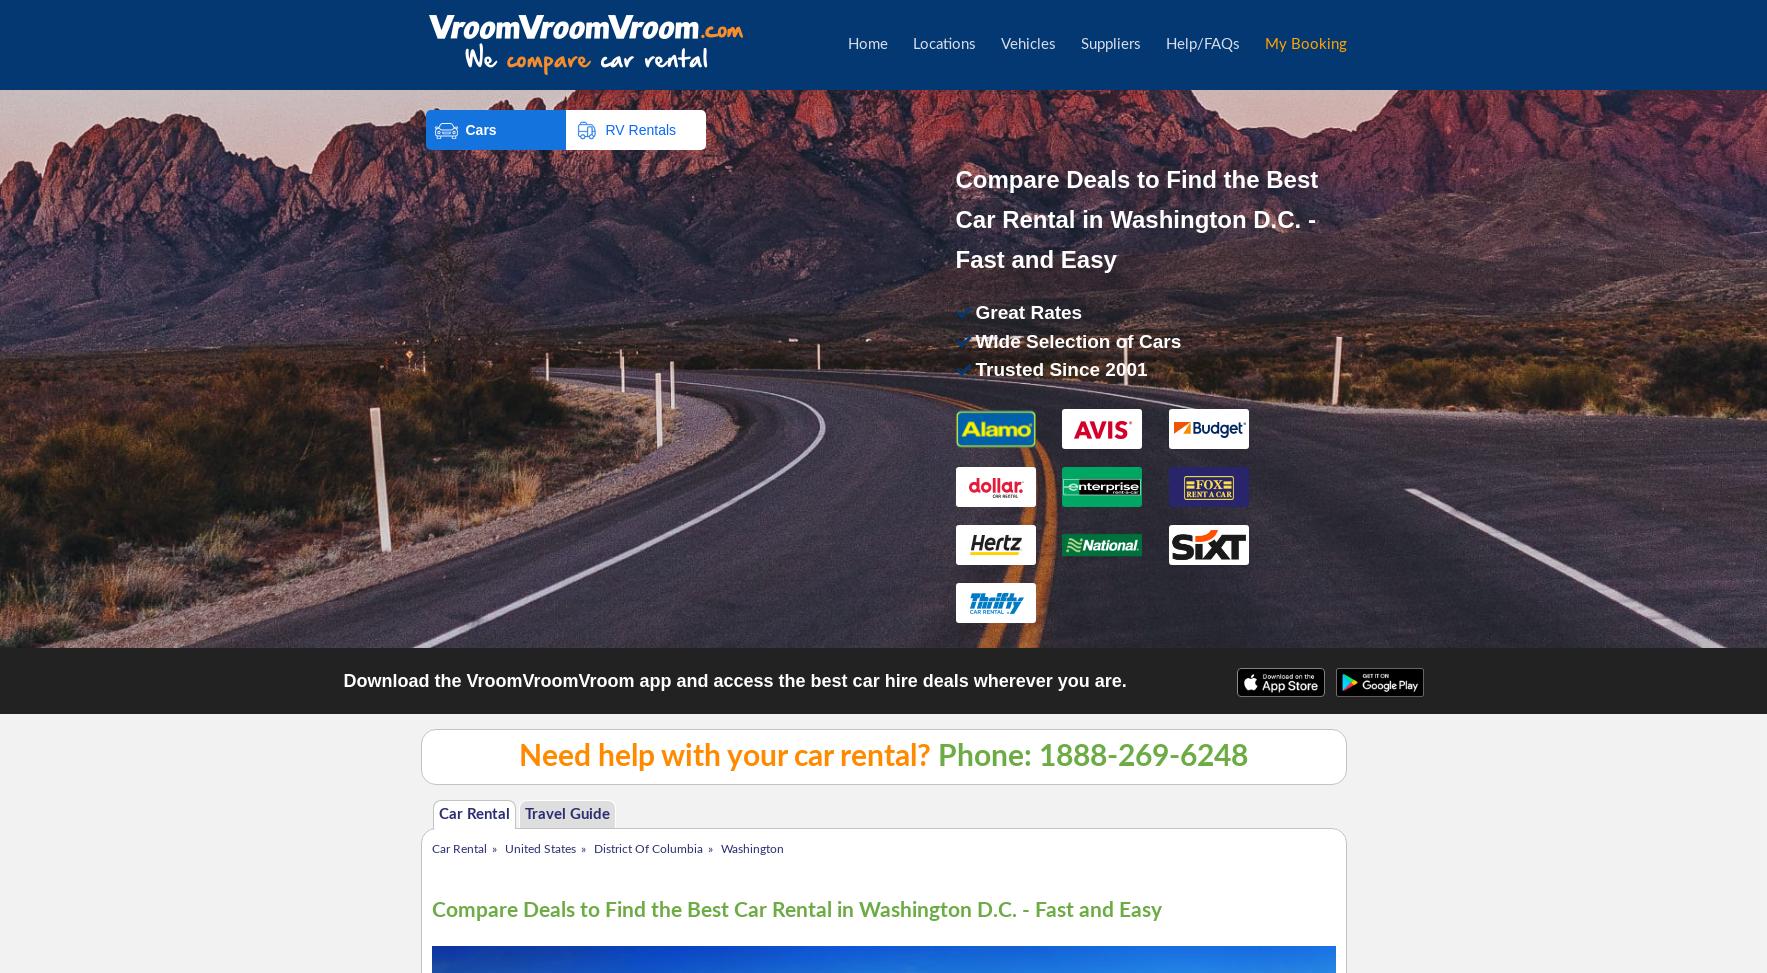  Describe the element at coordinates (1078, 340) in the screenshot. I see `'Wide Selection of Cars'` at that location.